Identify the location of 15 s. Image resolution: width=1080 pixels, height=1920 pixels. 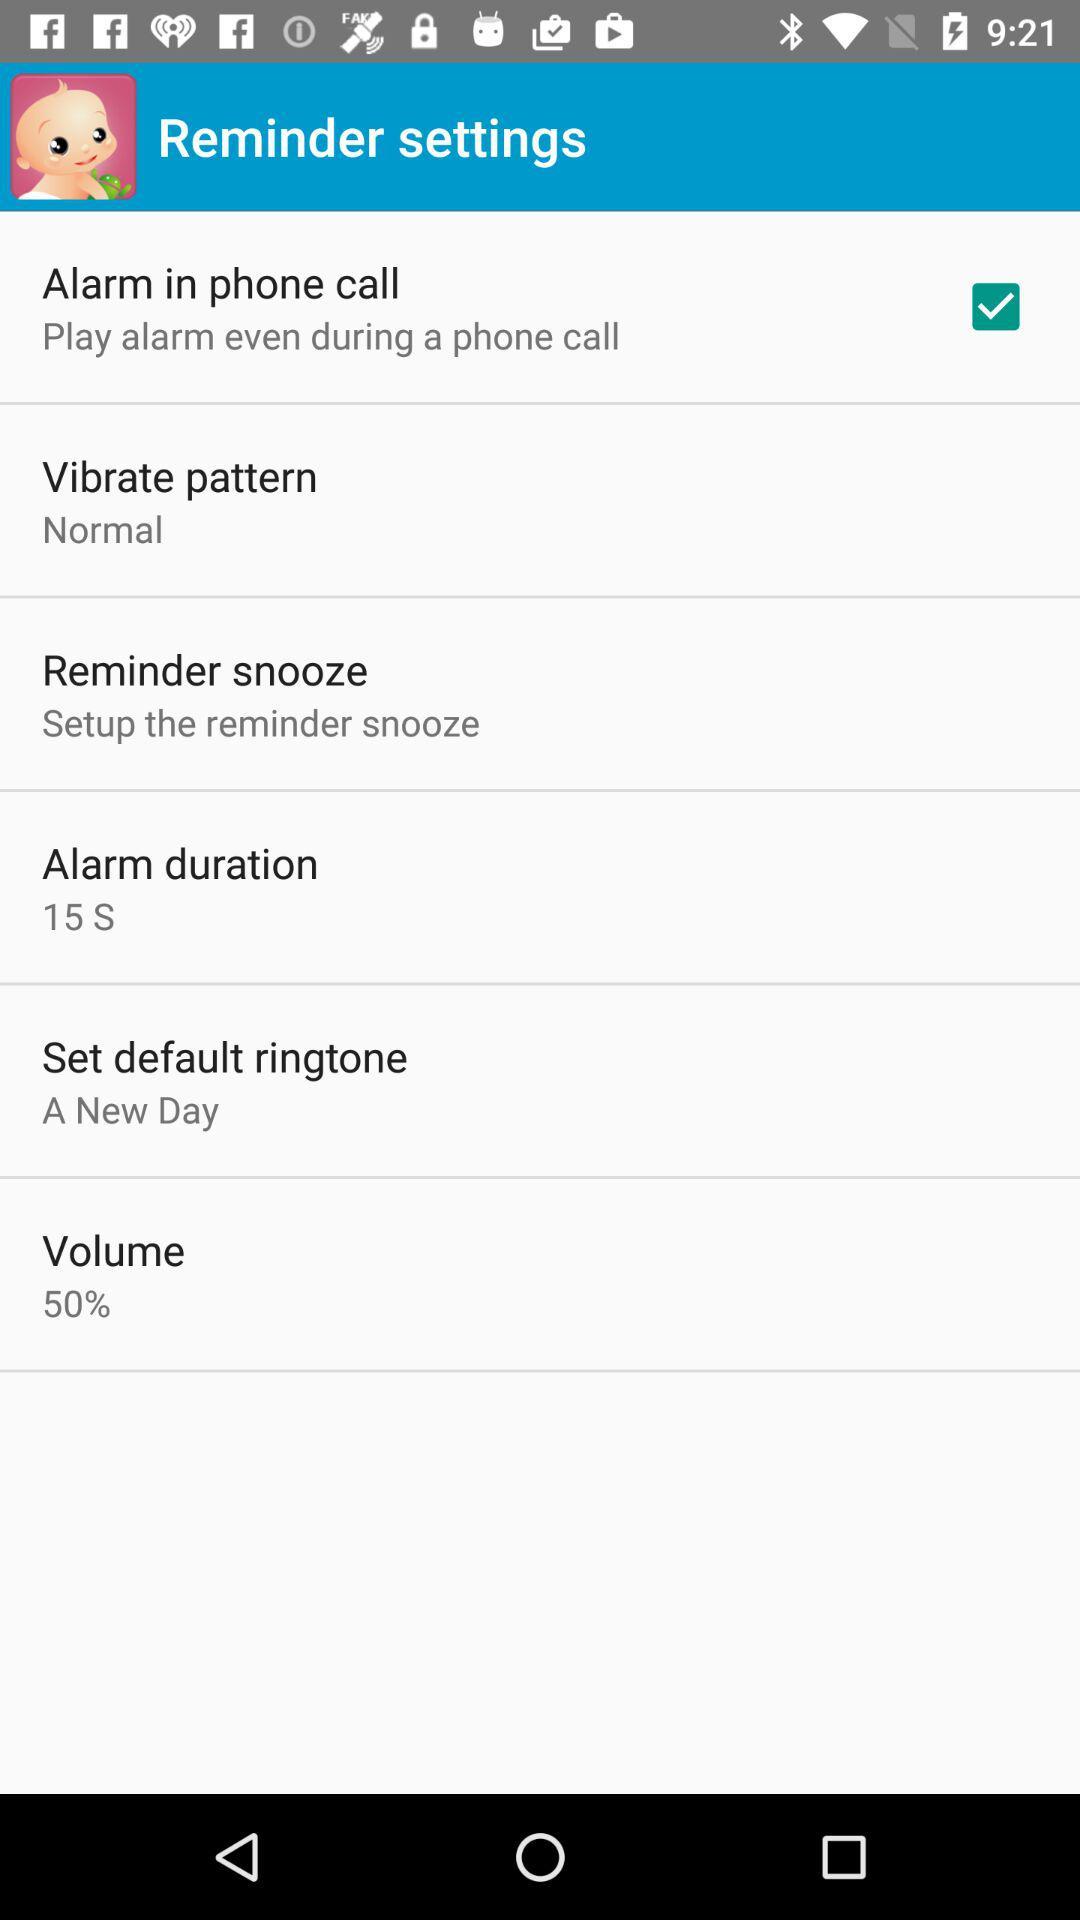
(77, 914).